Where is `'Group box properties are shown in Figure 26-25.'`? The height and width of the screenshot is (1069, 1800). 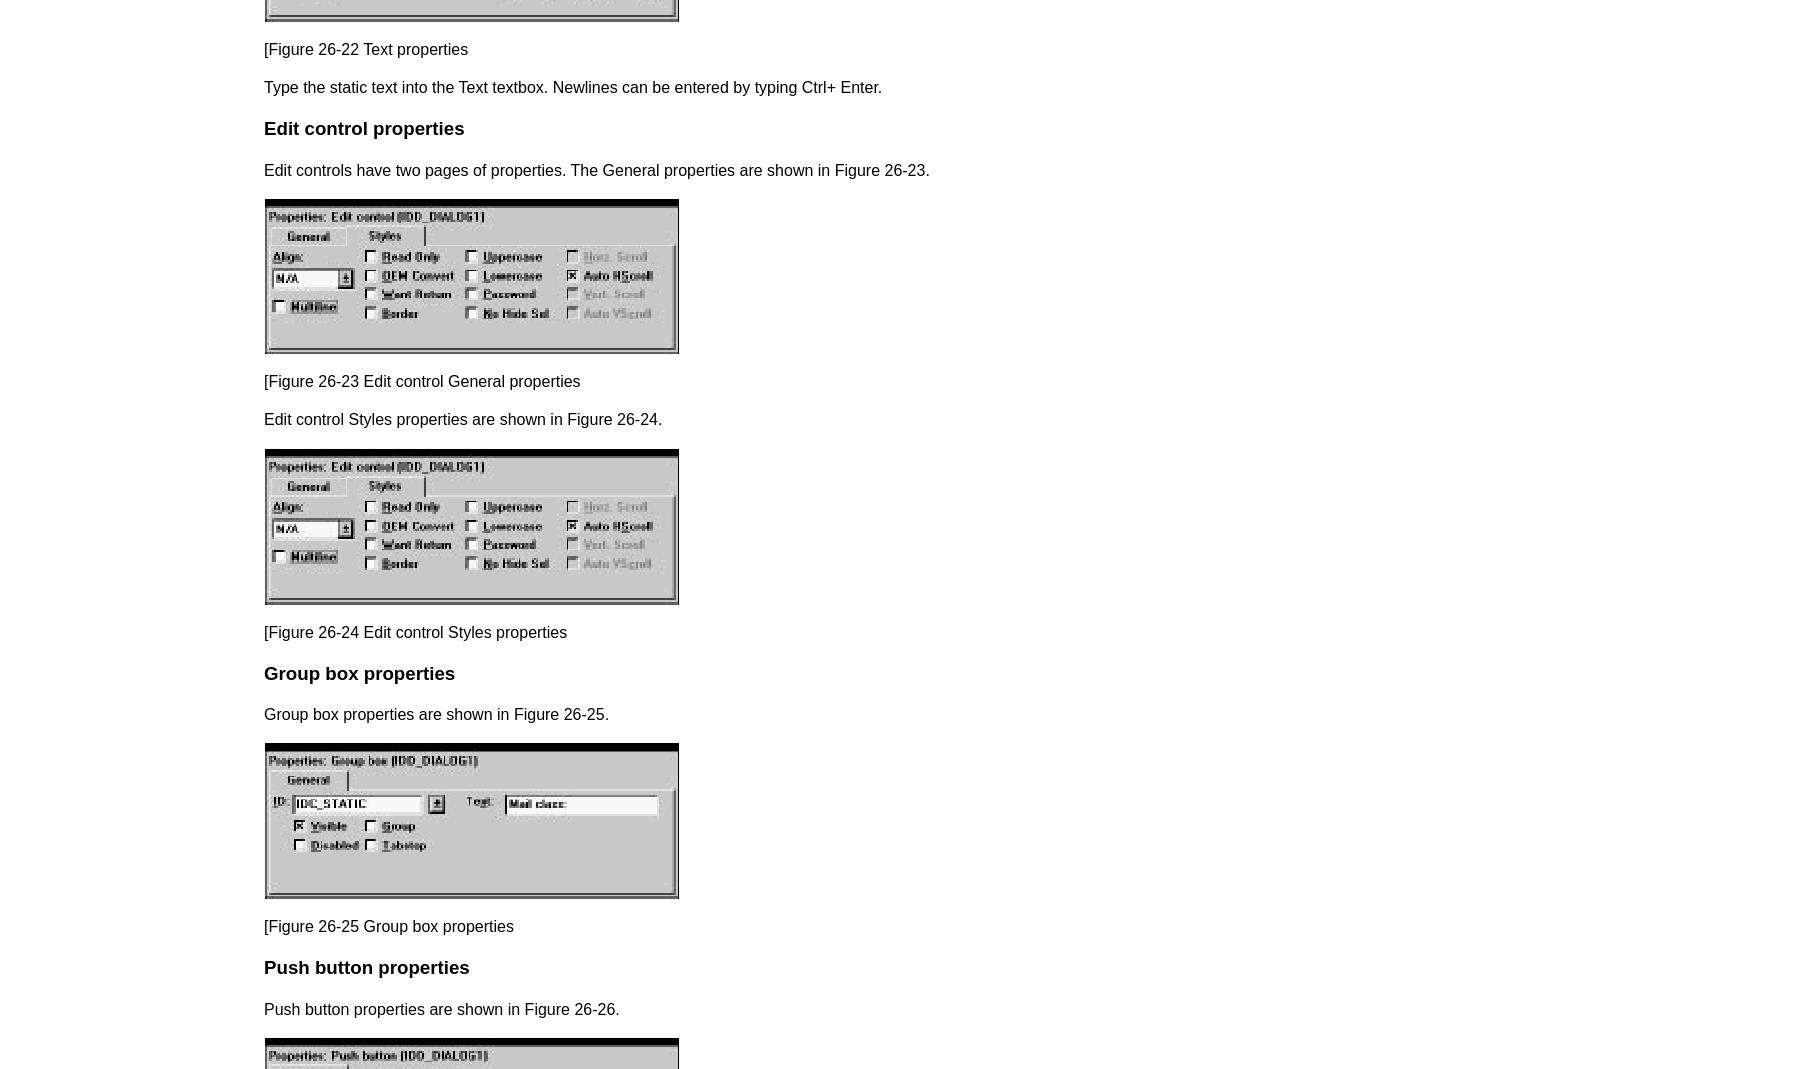 'Group box properties are shown in Figure 26-25.' is located at coordinates (263, 712).